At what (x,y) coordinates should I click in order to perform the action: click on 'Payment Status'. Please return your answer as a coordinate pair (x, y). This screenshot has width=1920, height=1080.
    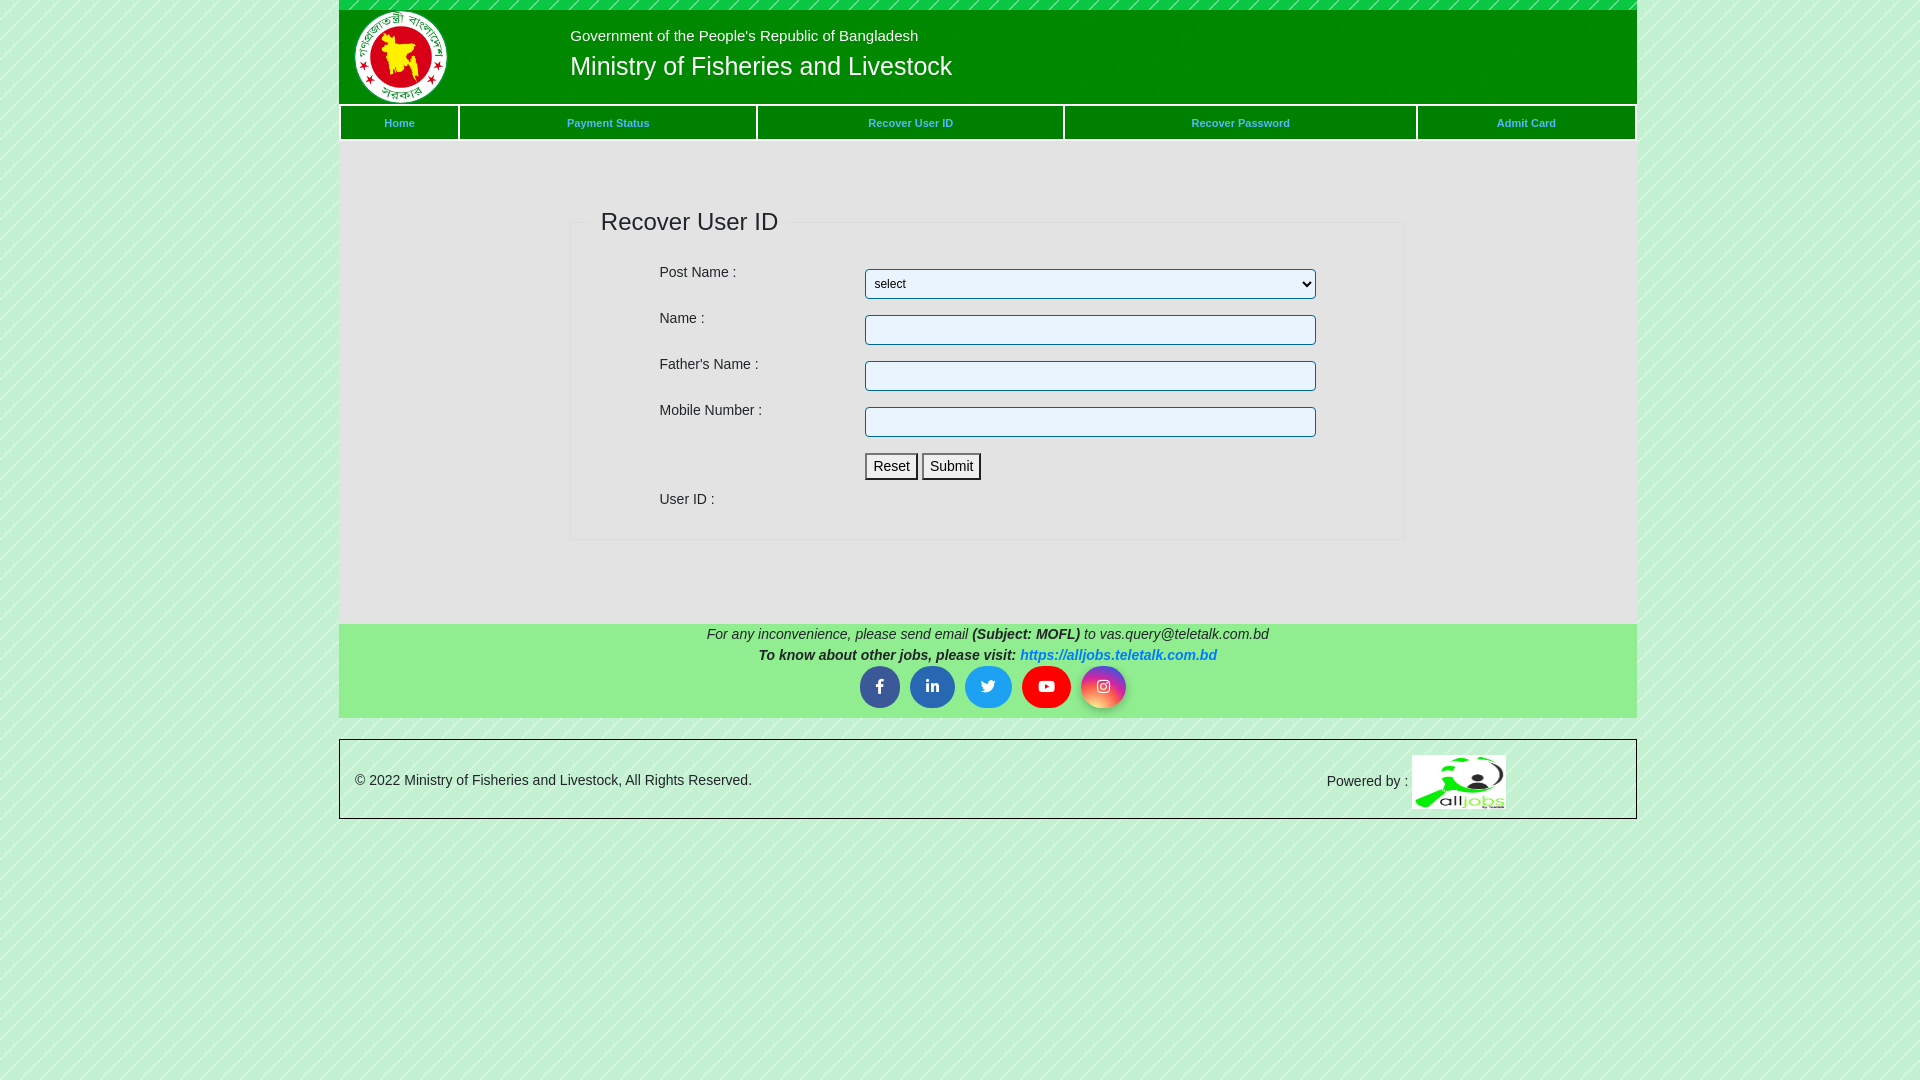
    Looking at the image, I should click on (607, 123).